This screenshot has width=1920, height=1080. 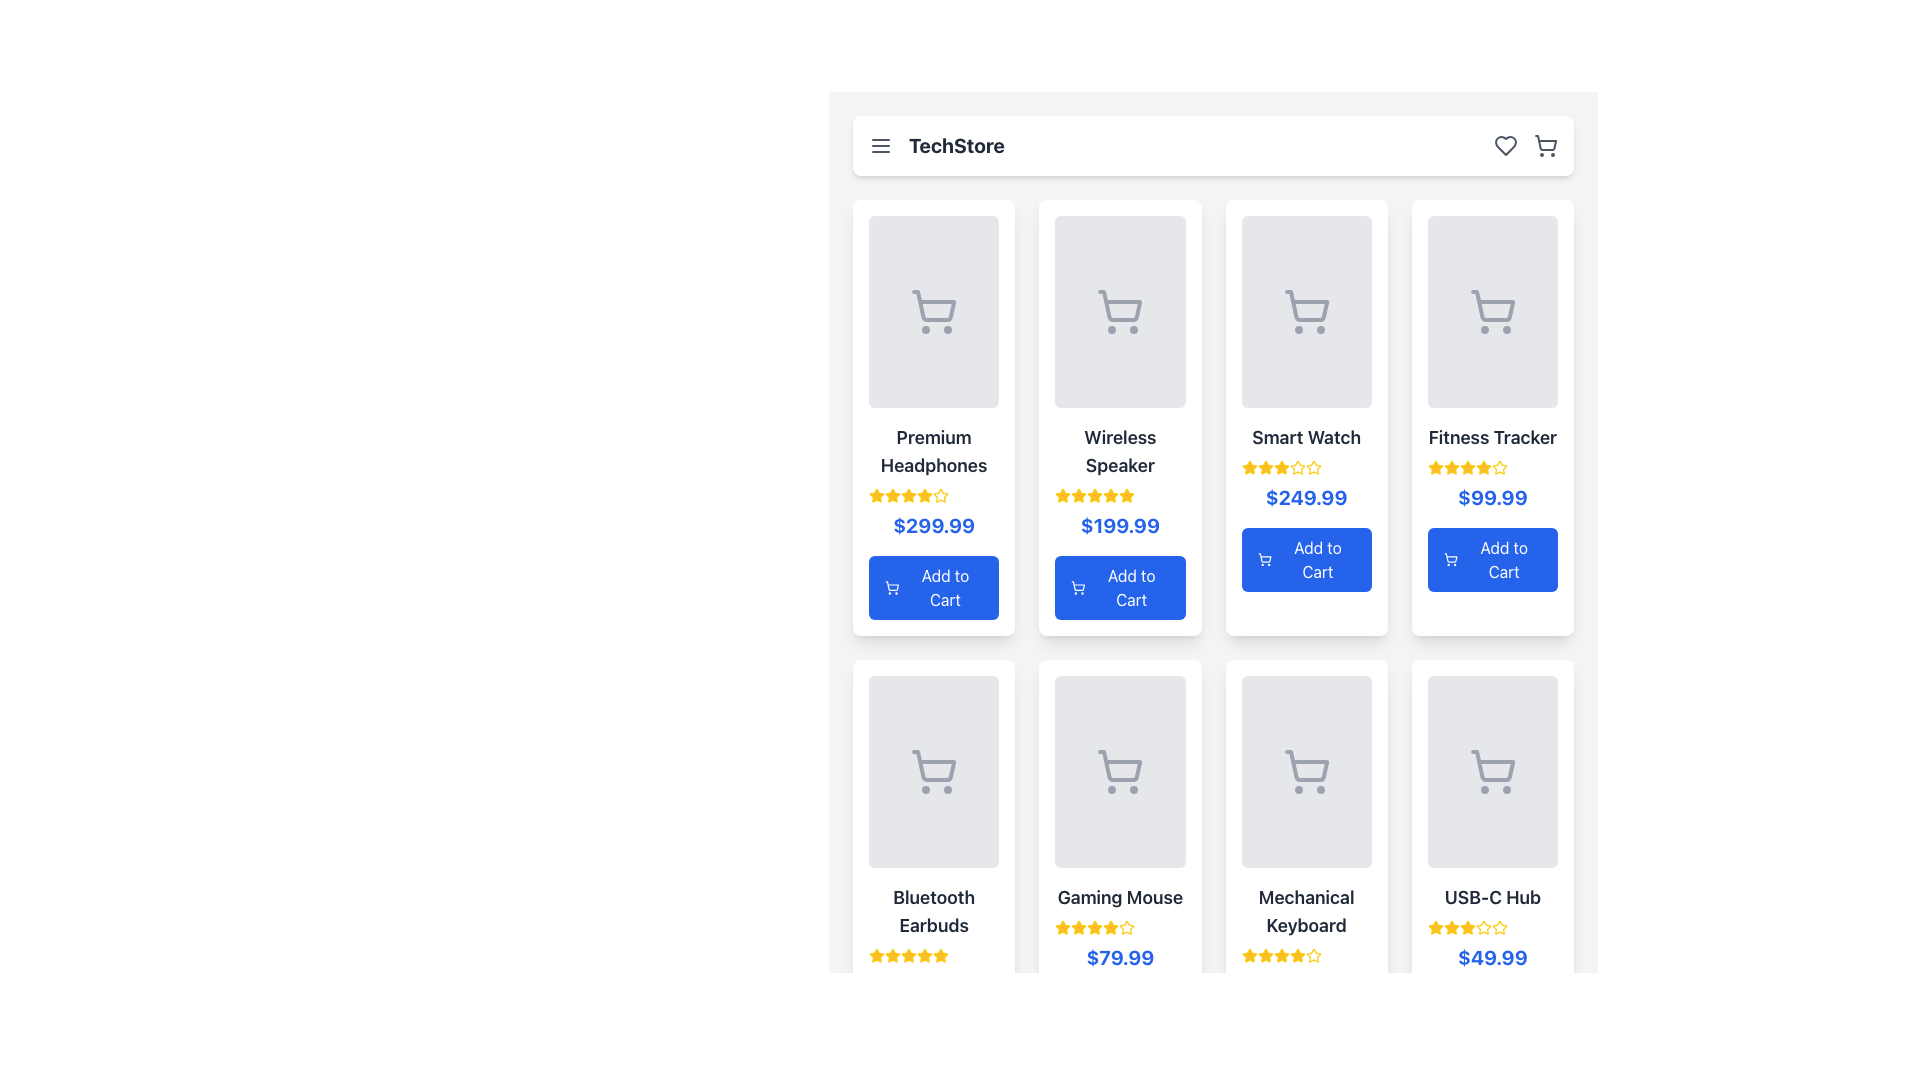 I want to click on the 'Add to Cart' button for the 'Smart Watch' product, so click(x=1306, y=559).